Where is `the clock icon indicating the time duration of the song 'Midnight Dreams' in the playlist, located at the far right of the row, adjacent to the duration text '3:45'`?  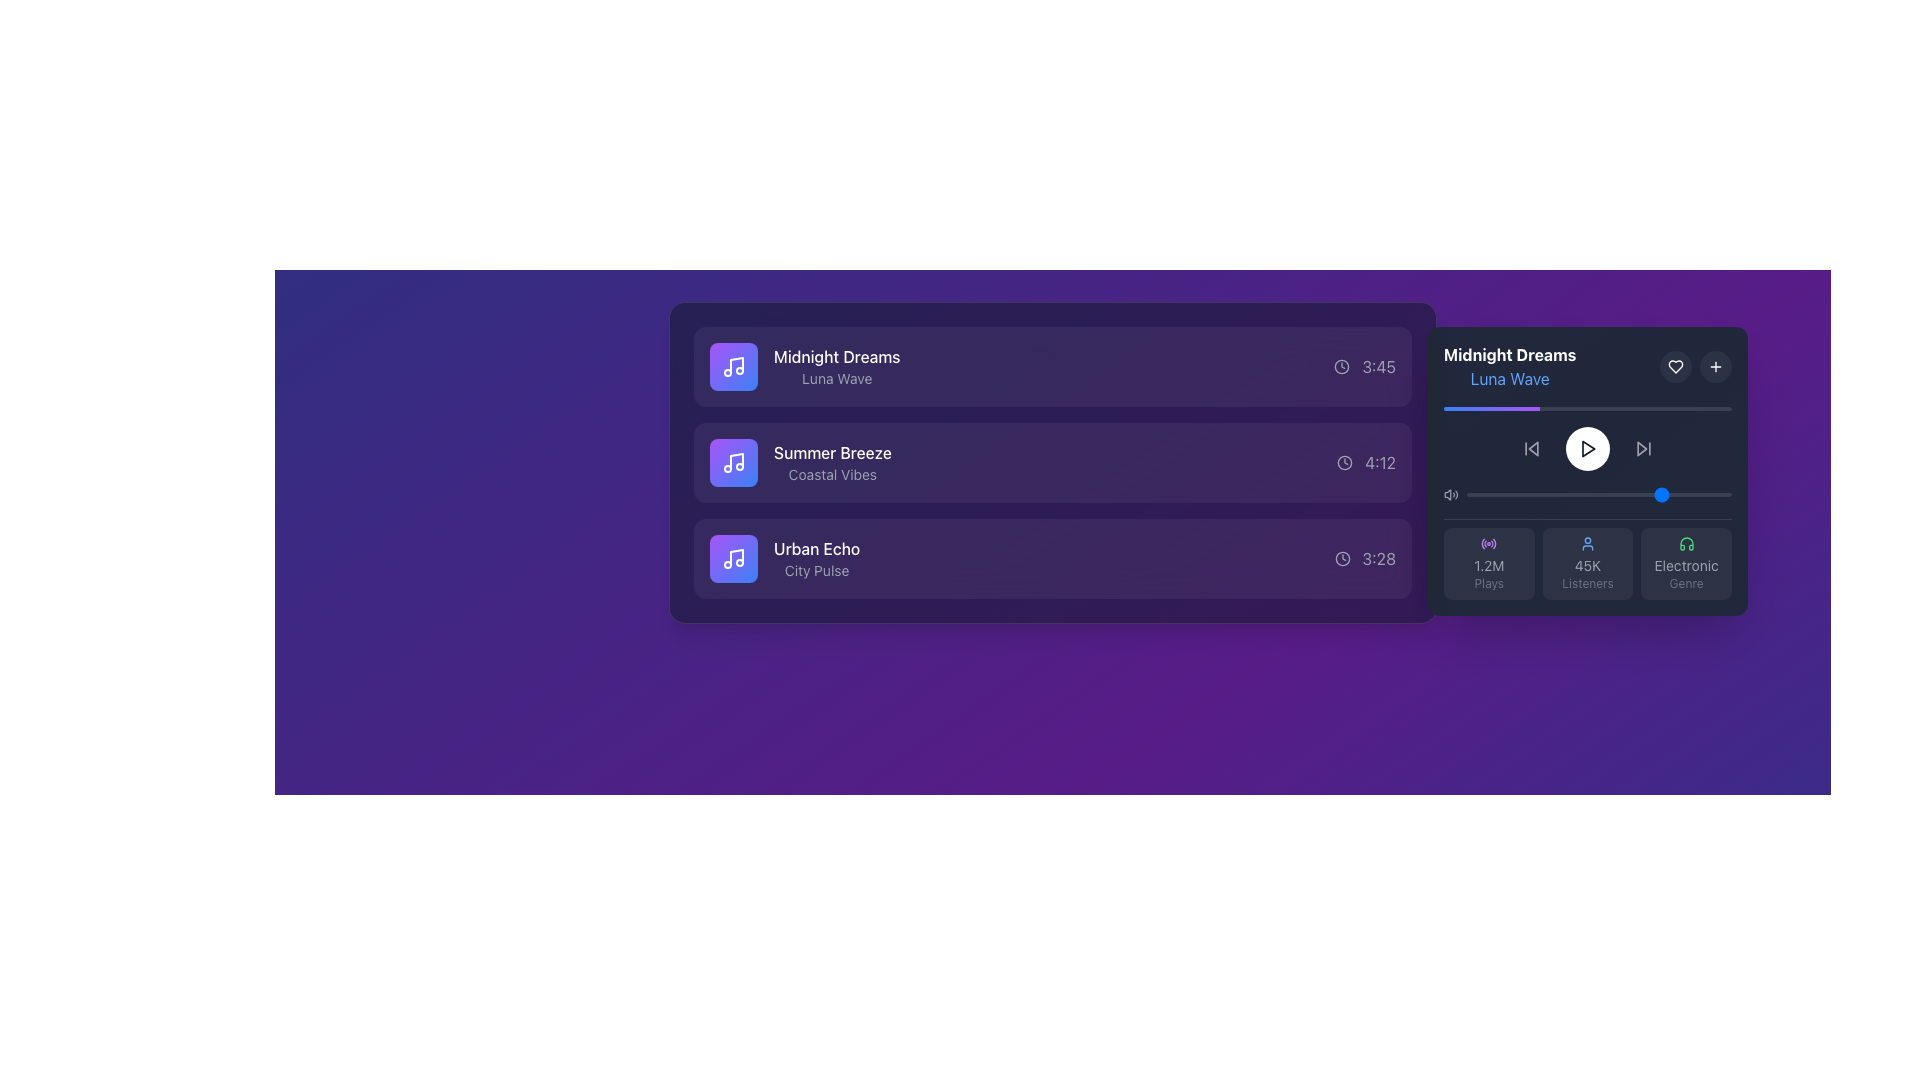 the clock icon indicating the time duration of the song 'Midnight Dreams' in the playlist, located at the far right of the row, adjacent to the duration text '3:45' is located at coordinates (1342, 366).